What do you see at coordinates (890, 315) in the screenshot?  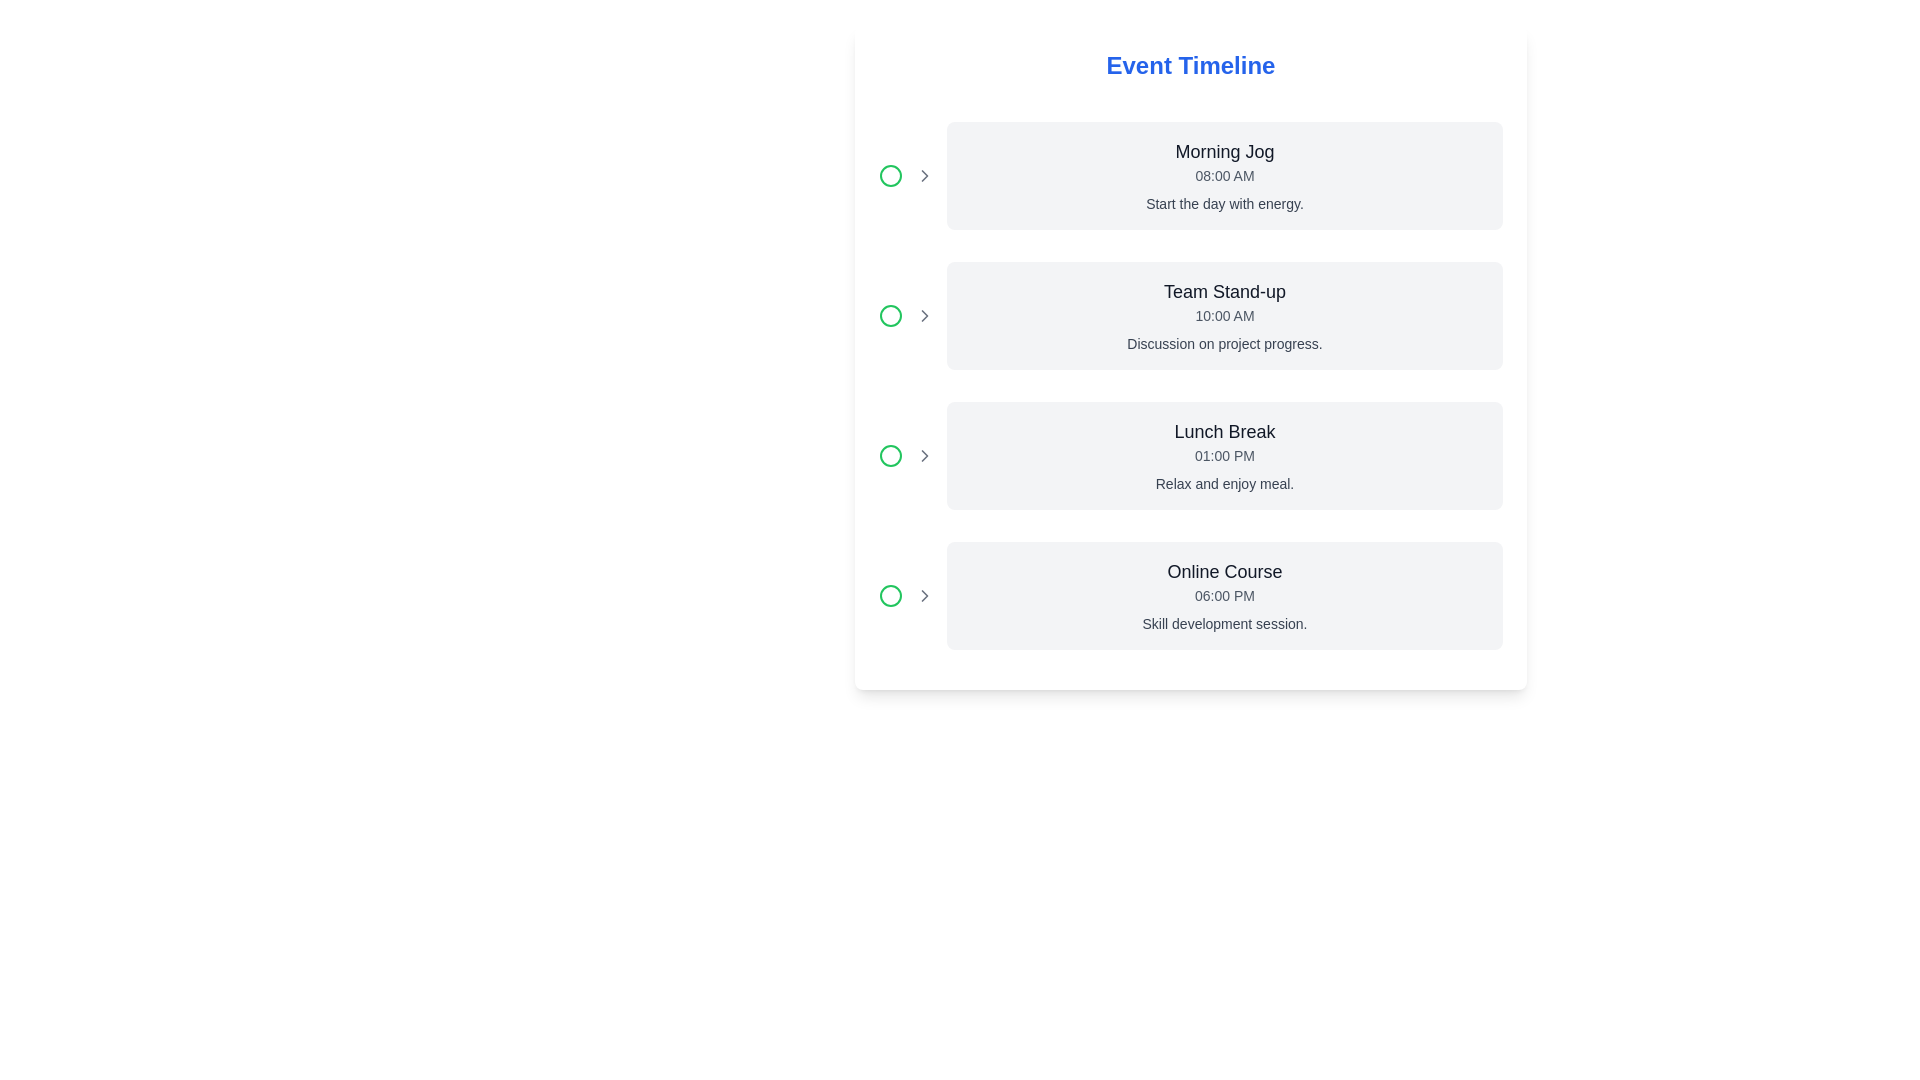 I see `the second green circular status indicator located next to the 'Team Stand-up' entry at 10:00 AM` at bounding box center [890, 315].